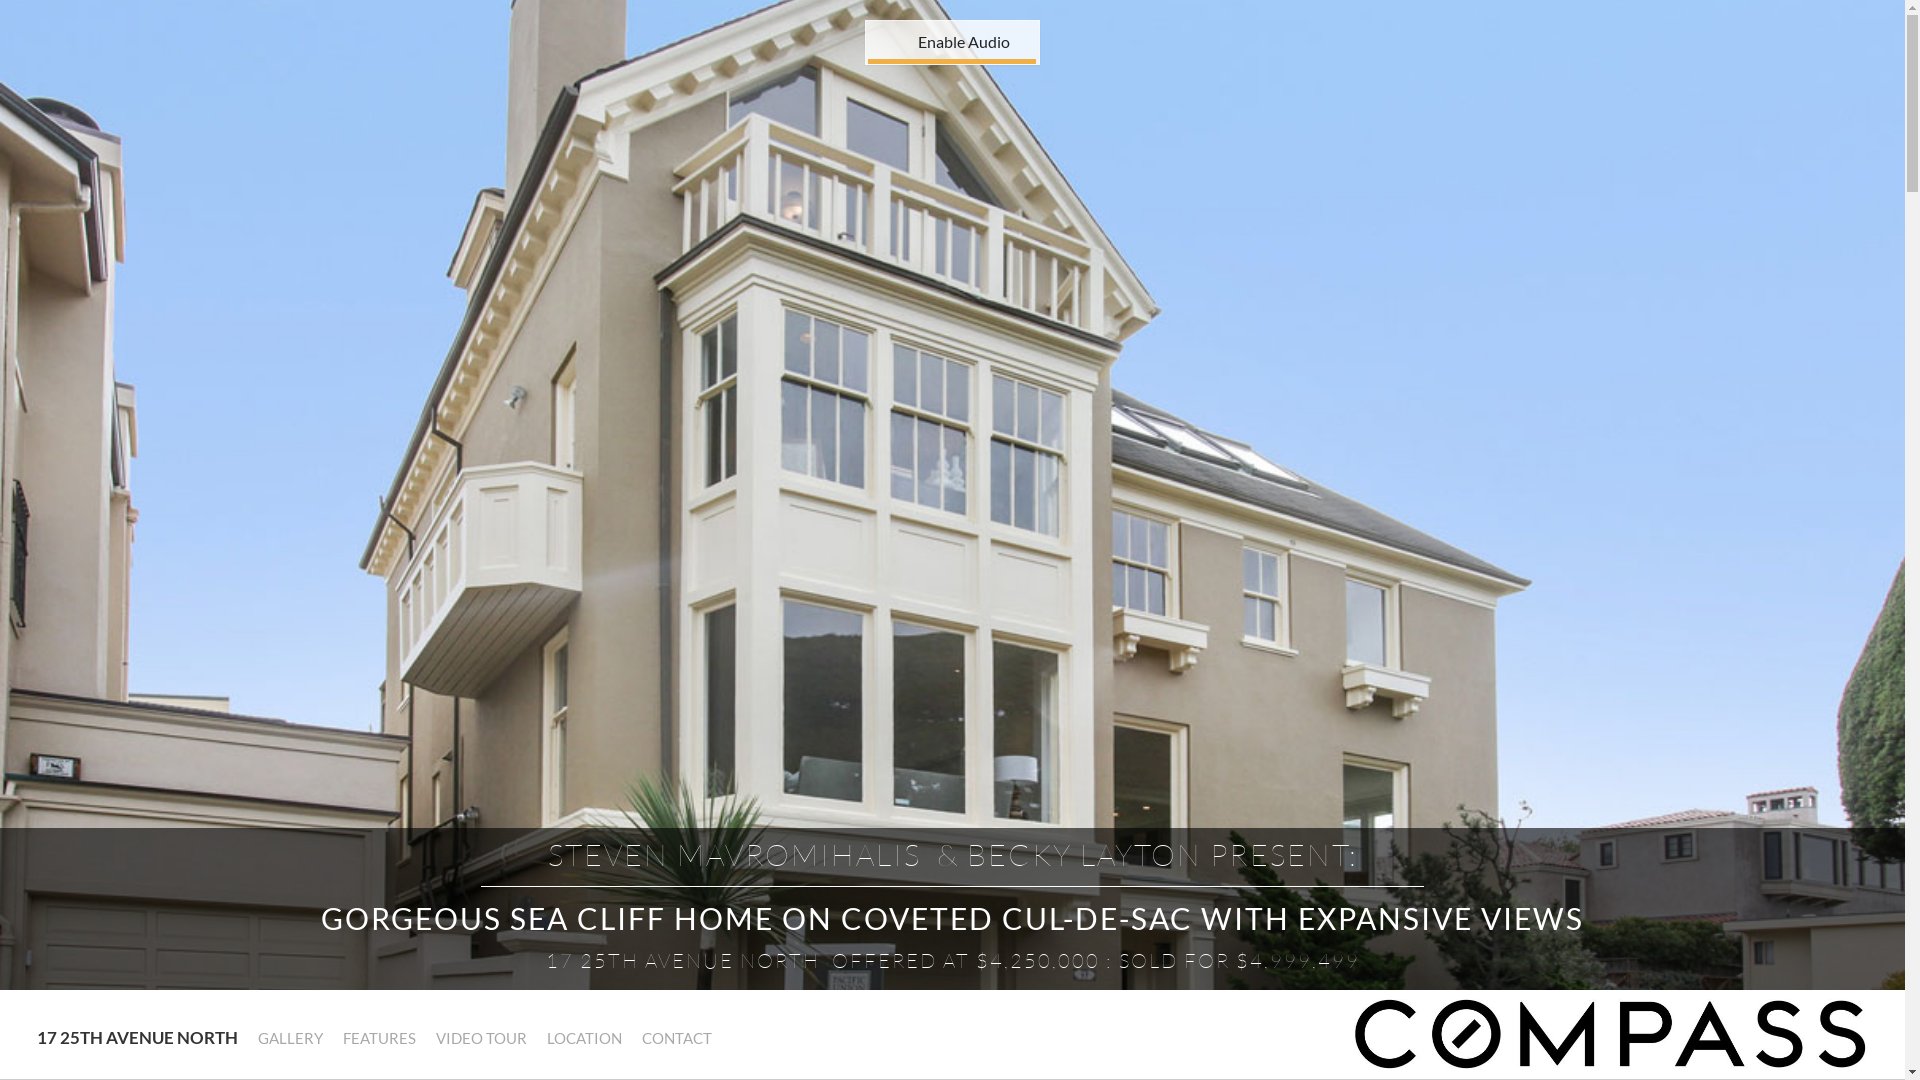 The height and width of the screenshot is (1080, 1920). Describe the element at coordinates (582, 1037) in the screenshot. I see `'LOCATION'` at that location.